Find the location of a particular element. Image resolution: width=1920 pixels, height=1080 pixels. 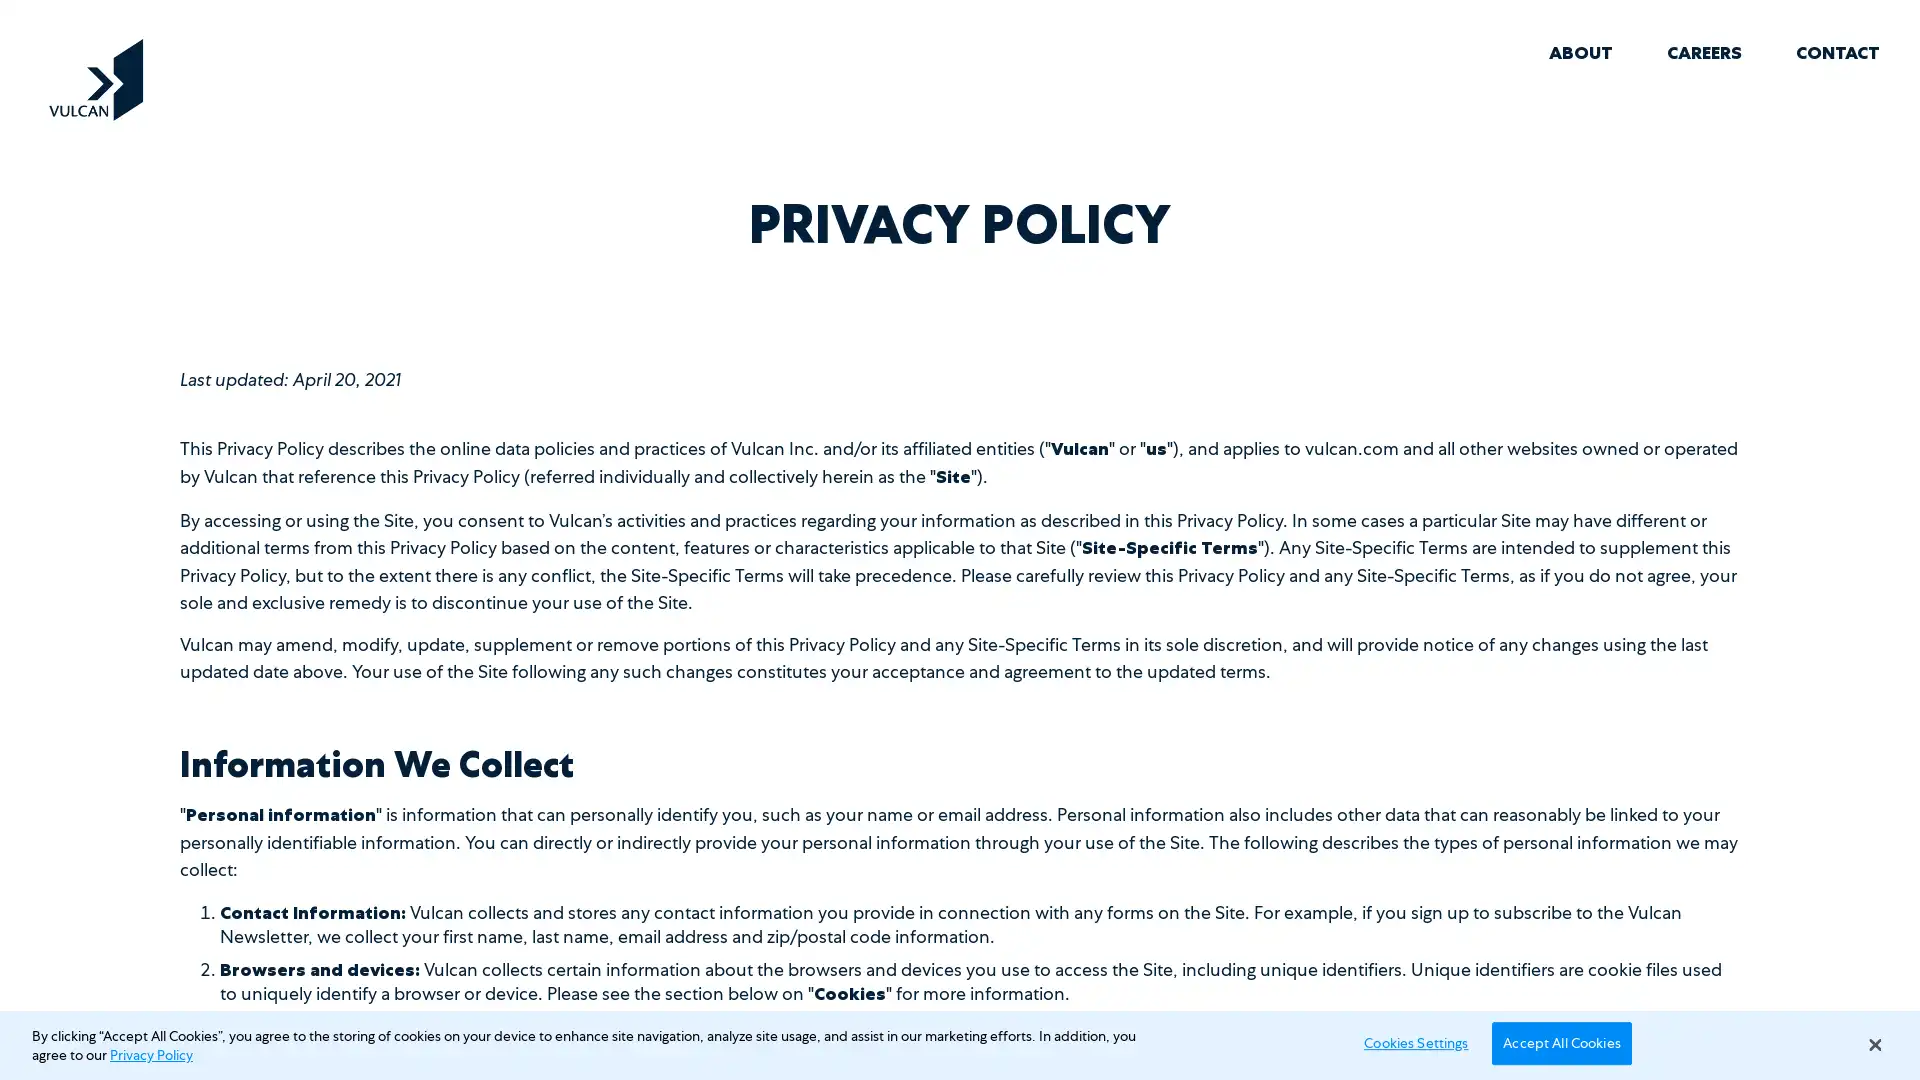

Cookies Settings is located at coordinates (1409, 1041).